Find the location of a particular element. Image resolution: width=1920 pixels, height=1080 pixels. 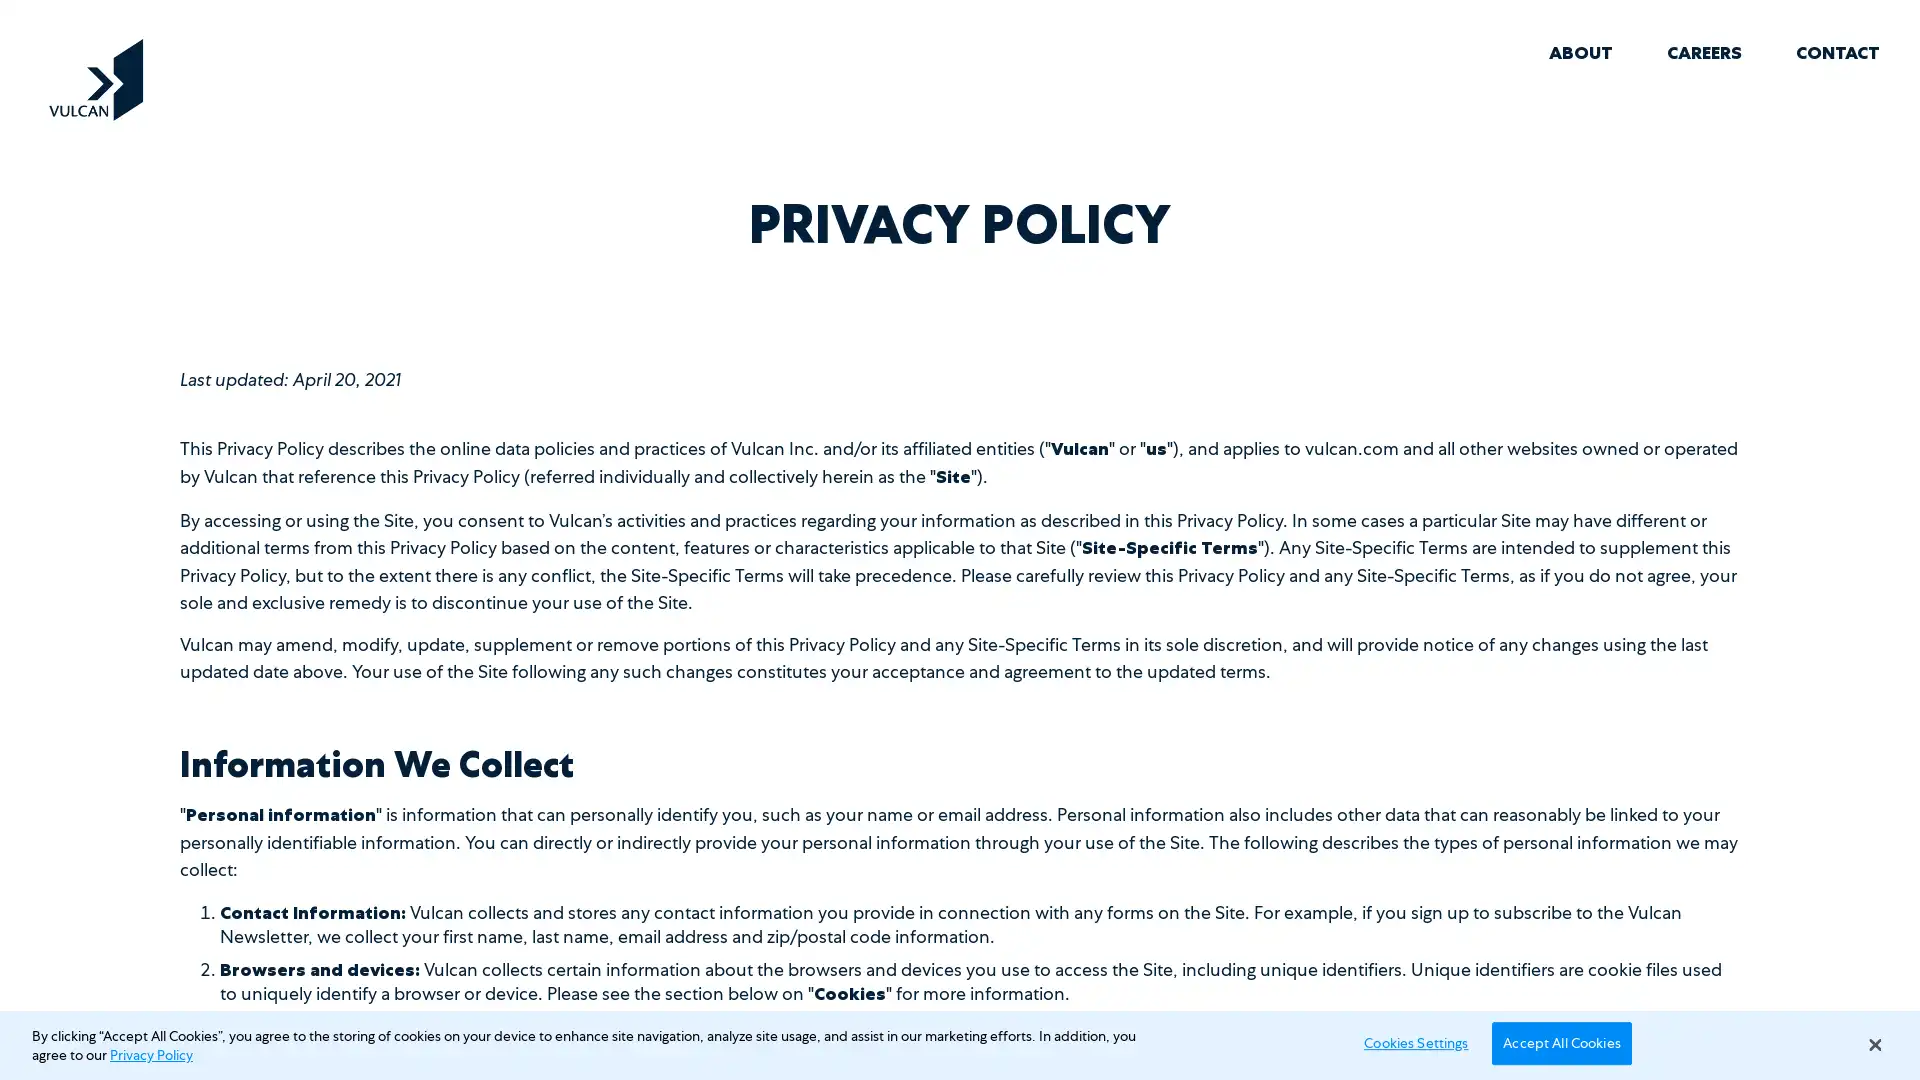

Cookies Settings is located at coordinates (1409, 1041).